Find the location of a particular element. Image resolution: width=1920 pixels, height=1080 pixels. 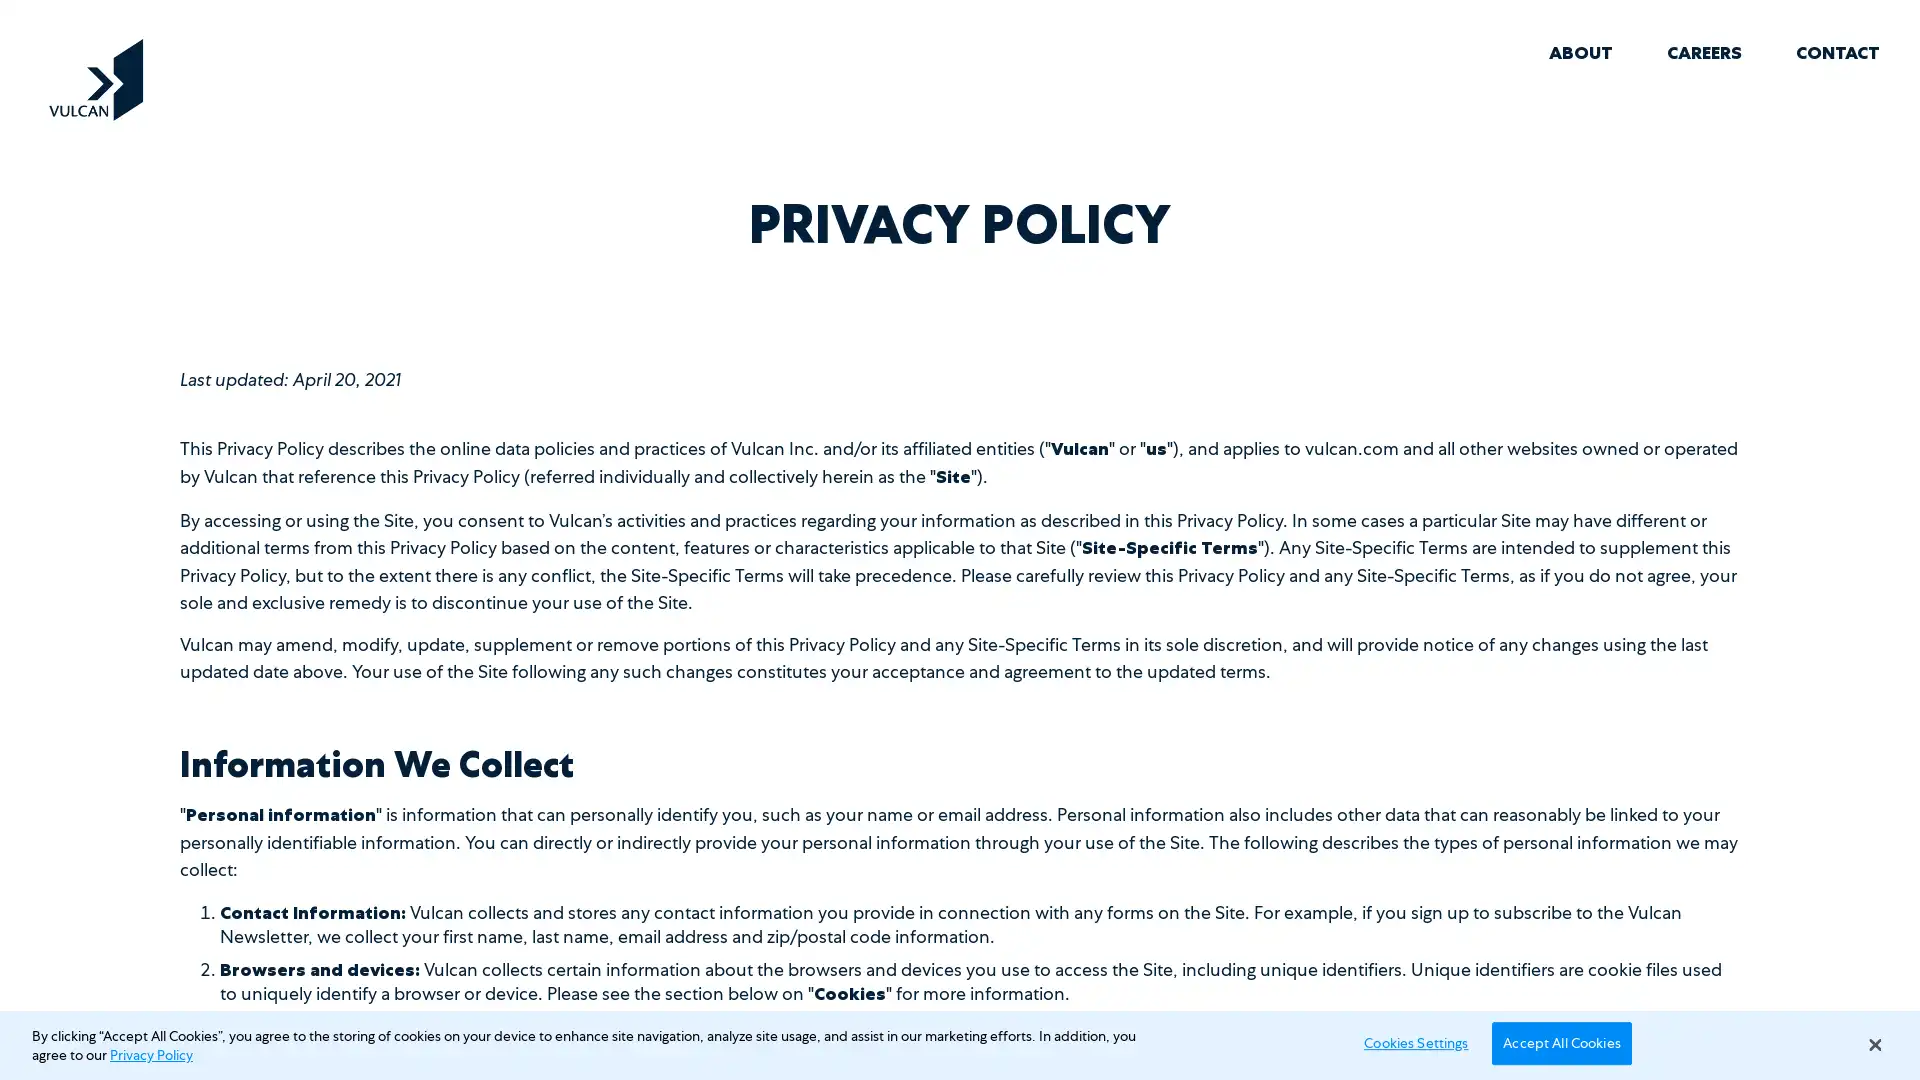

Cookies Settings is located at coordinates (1409, 1041).